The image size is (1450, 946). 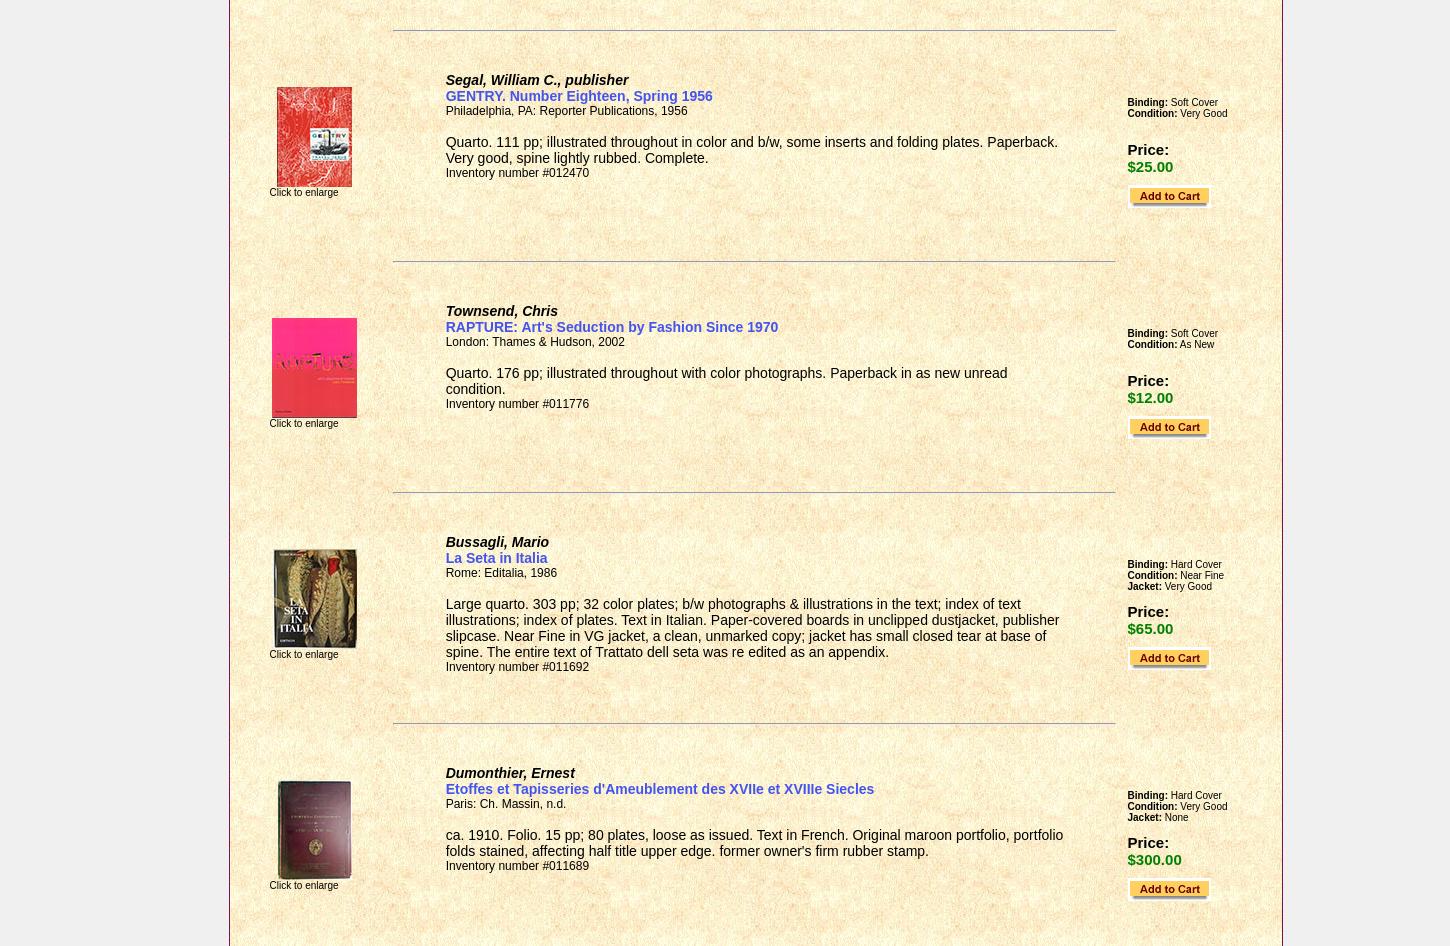 What do you see at coordinates (751, 626) in the screenshot?
I see `'Large quarto. 303 pp; 32 color plates; b/w photographs & illustrations in the text; index of text illustrations; index of plates. Text in Italian. Paper-covered boards in unclipped dustjacket, publisher slipcase. Near Fine in VG jacket, a clean, unmarked copy; jacket has small closed tear at base of spine. The entire text of Trattato dell seta was re edited as an appendix.'` at bounding box center [751, 626].